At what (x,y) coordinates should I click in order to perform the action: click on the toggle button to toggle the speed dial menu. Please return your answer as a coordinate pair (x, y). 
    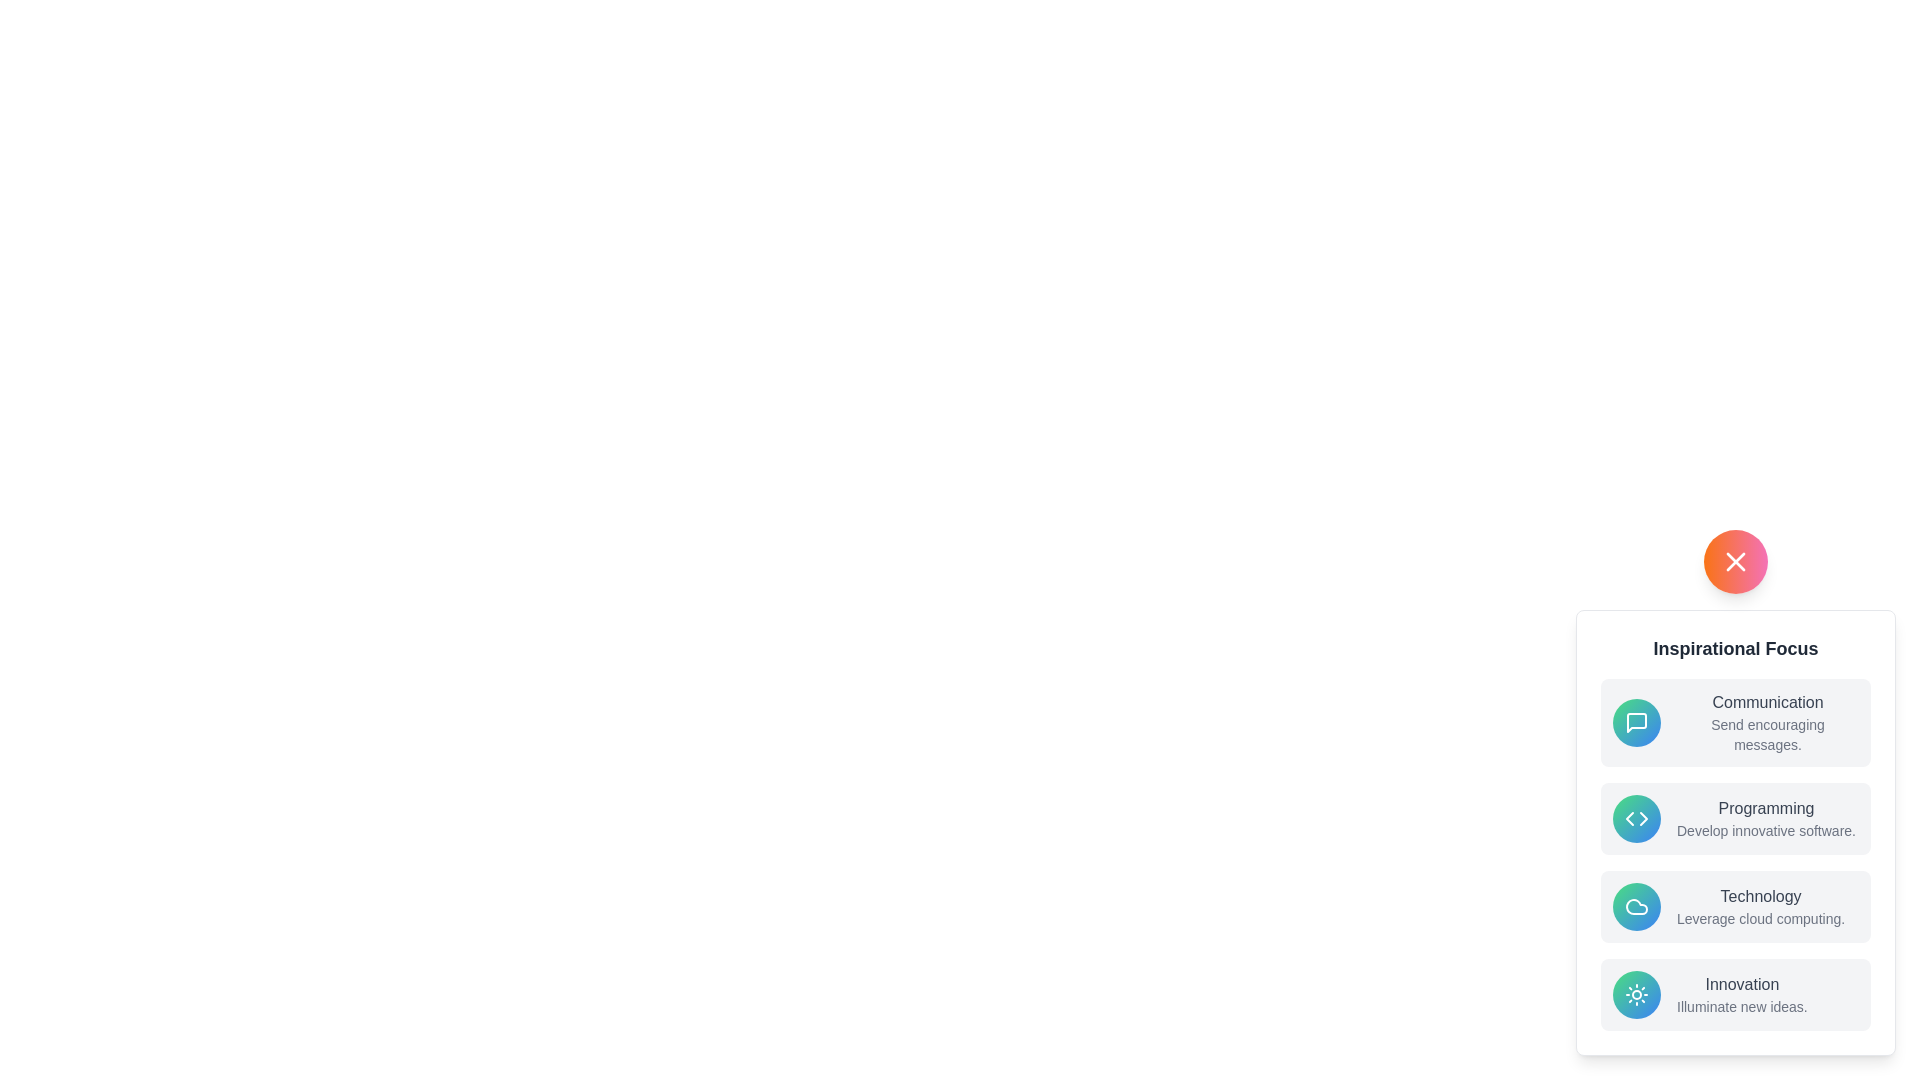
    Looking at the image, I should click on (1735, 562).